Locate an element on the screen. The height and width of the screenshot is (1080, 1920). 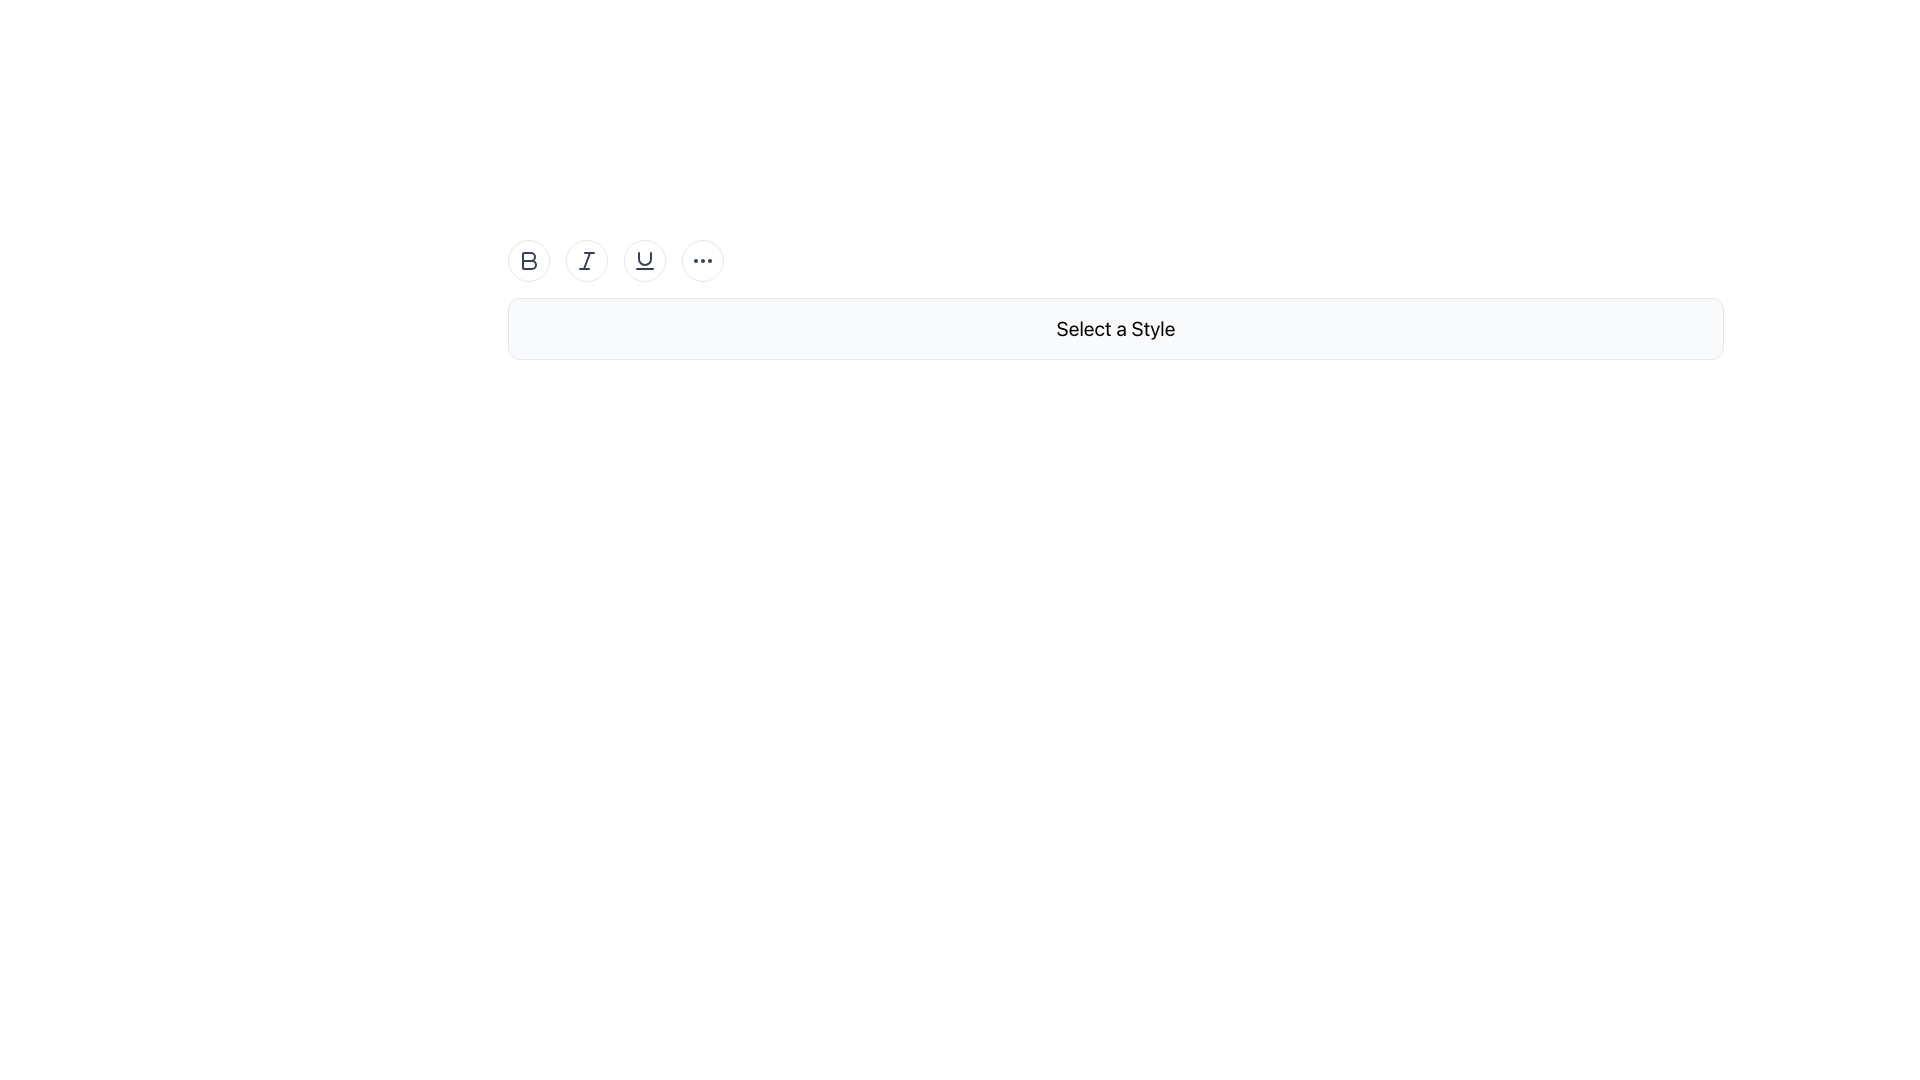
the bold text formatting icon in the toolbar is located at coordinates (529, 260).